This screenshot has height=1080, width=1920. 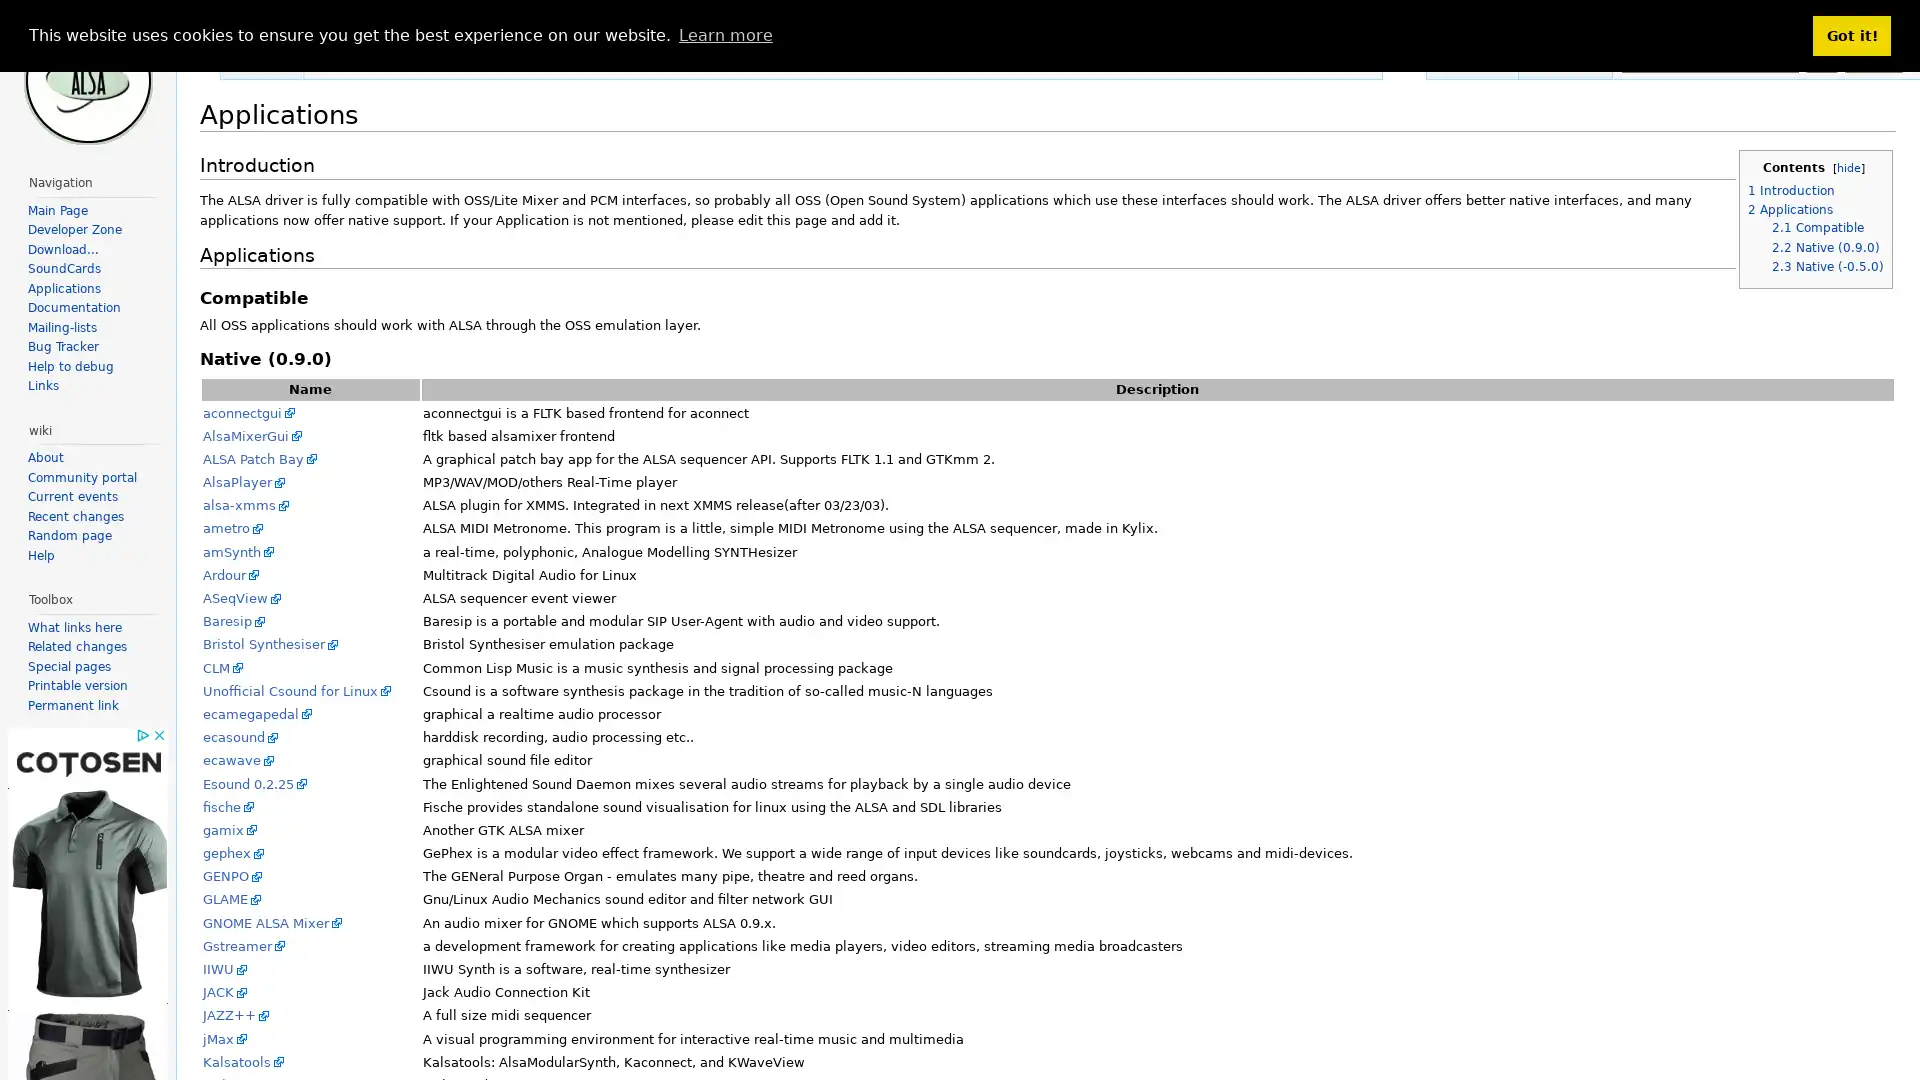 I want to click on Search, so click(x=1872, y=60).